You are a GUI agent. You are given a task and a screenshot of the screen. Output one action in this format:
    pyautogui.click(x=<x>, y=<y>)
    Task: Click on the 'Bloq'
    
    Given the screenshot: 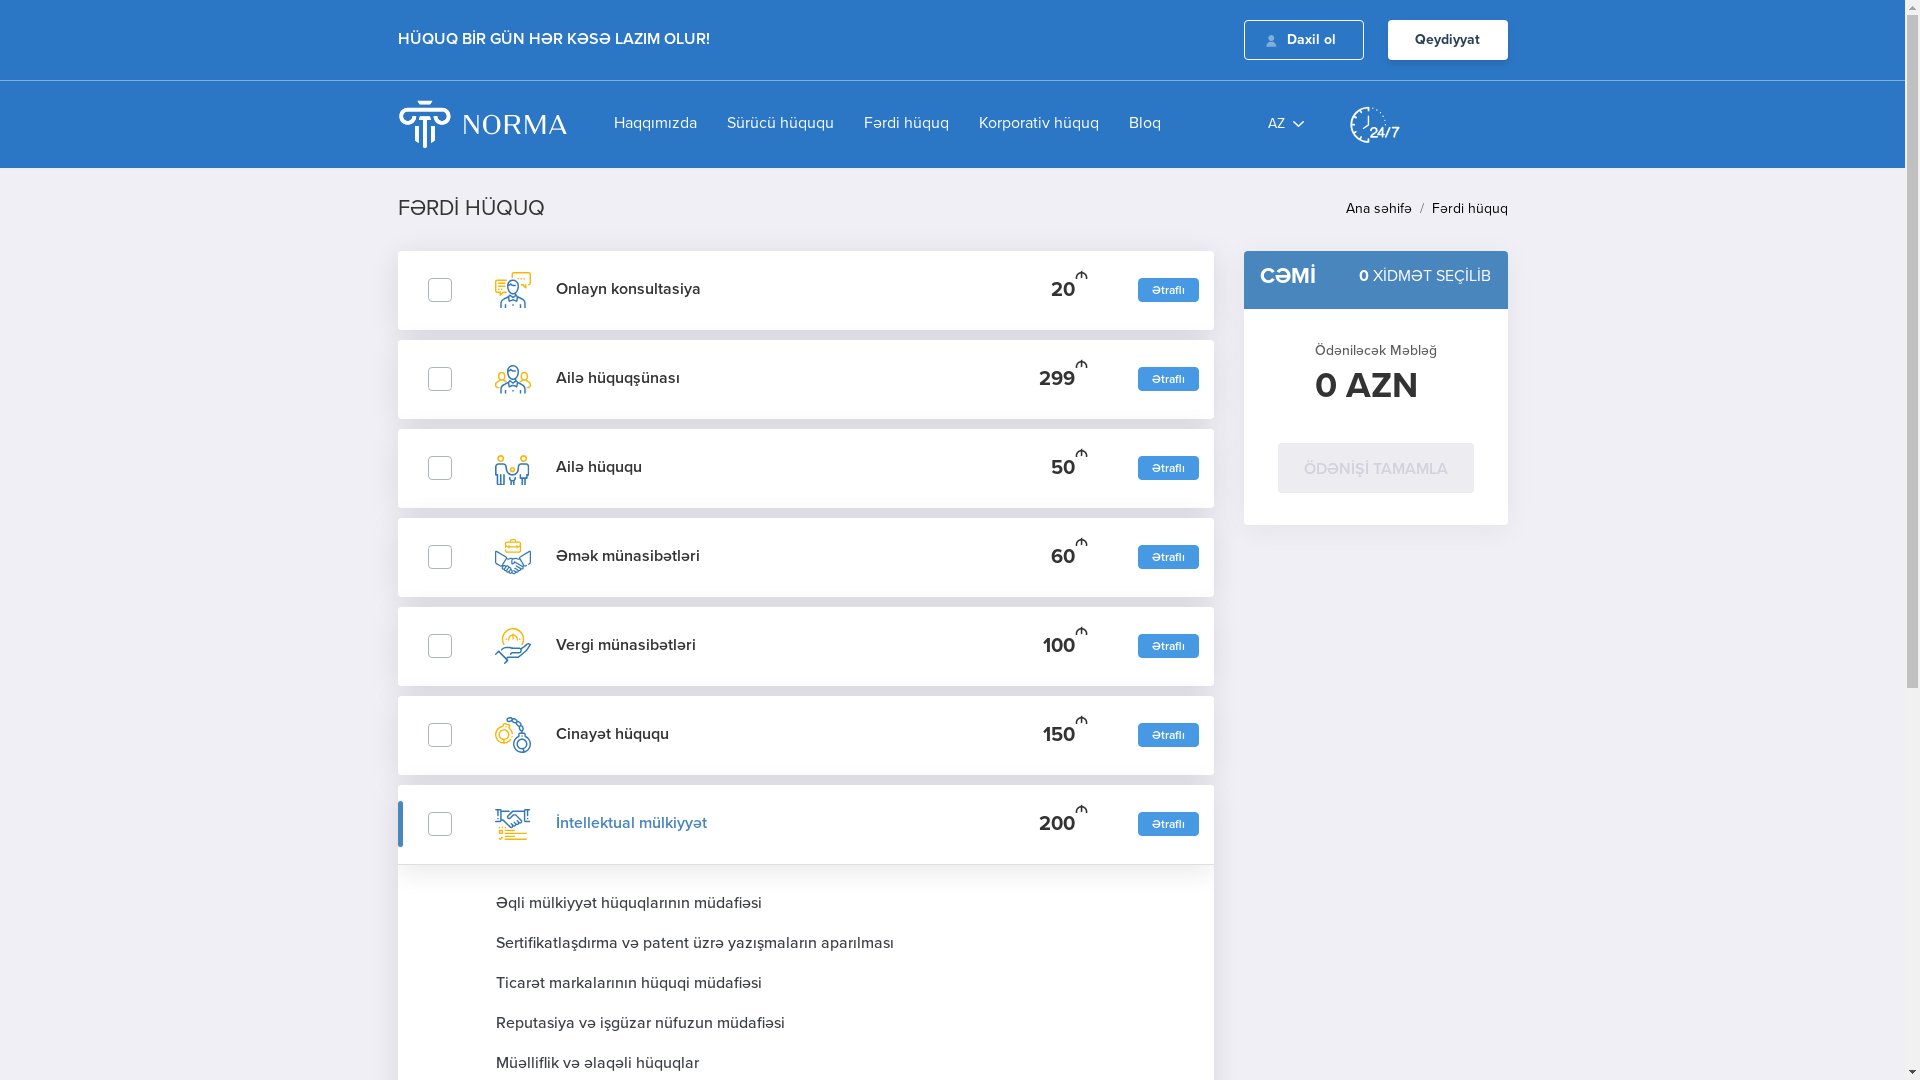 What is the action you would take?
    pyautogui.click(x=1129, y=124)
    